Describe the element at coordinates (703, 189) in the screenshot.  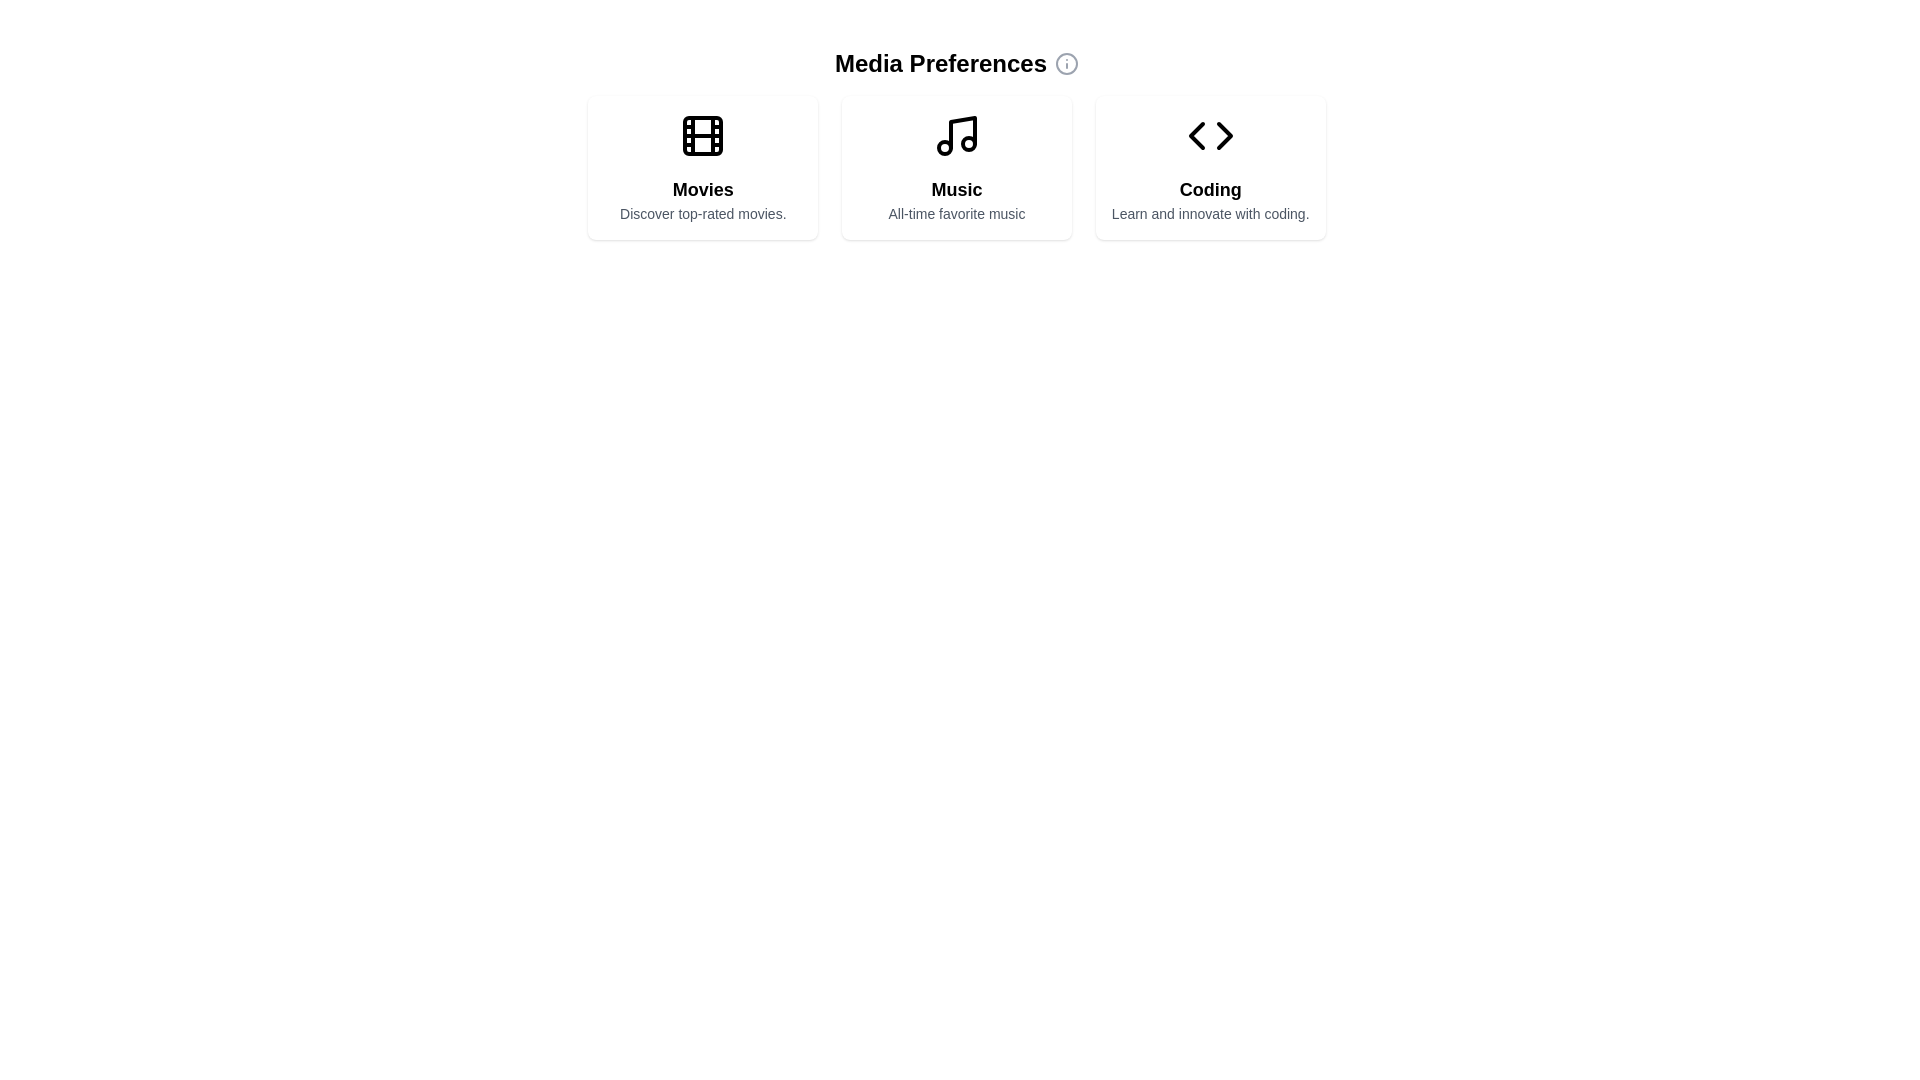
I see `the bold, center-aligned text 'Movies' located in the leftmost card of three cards, which has a film reel icon above it and the subtitle 'Discover top-rated movies' below it` at that location.